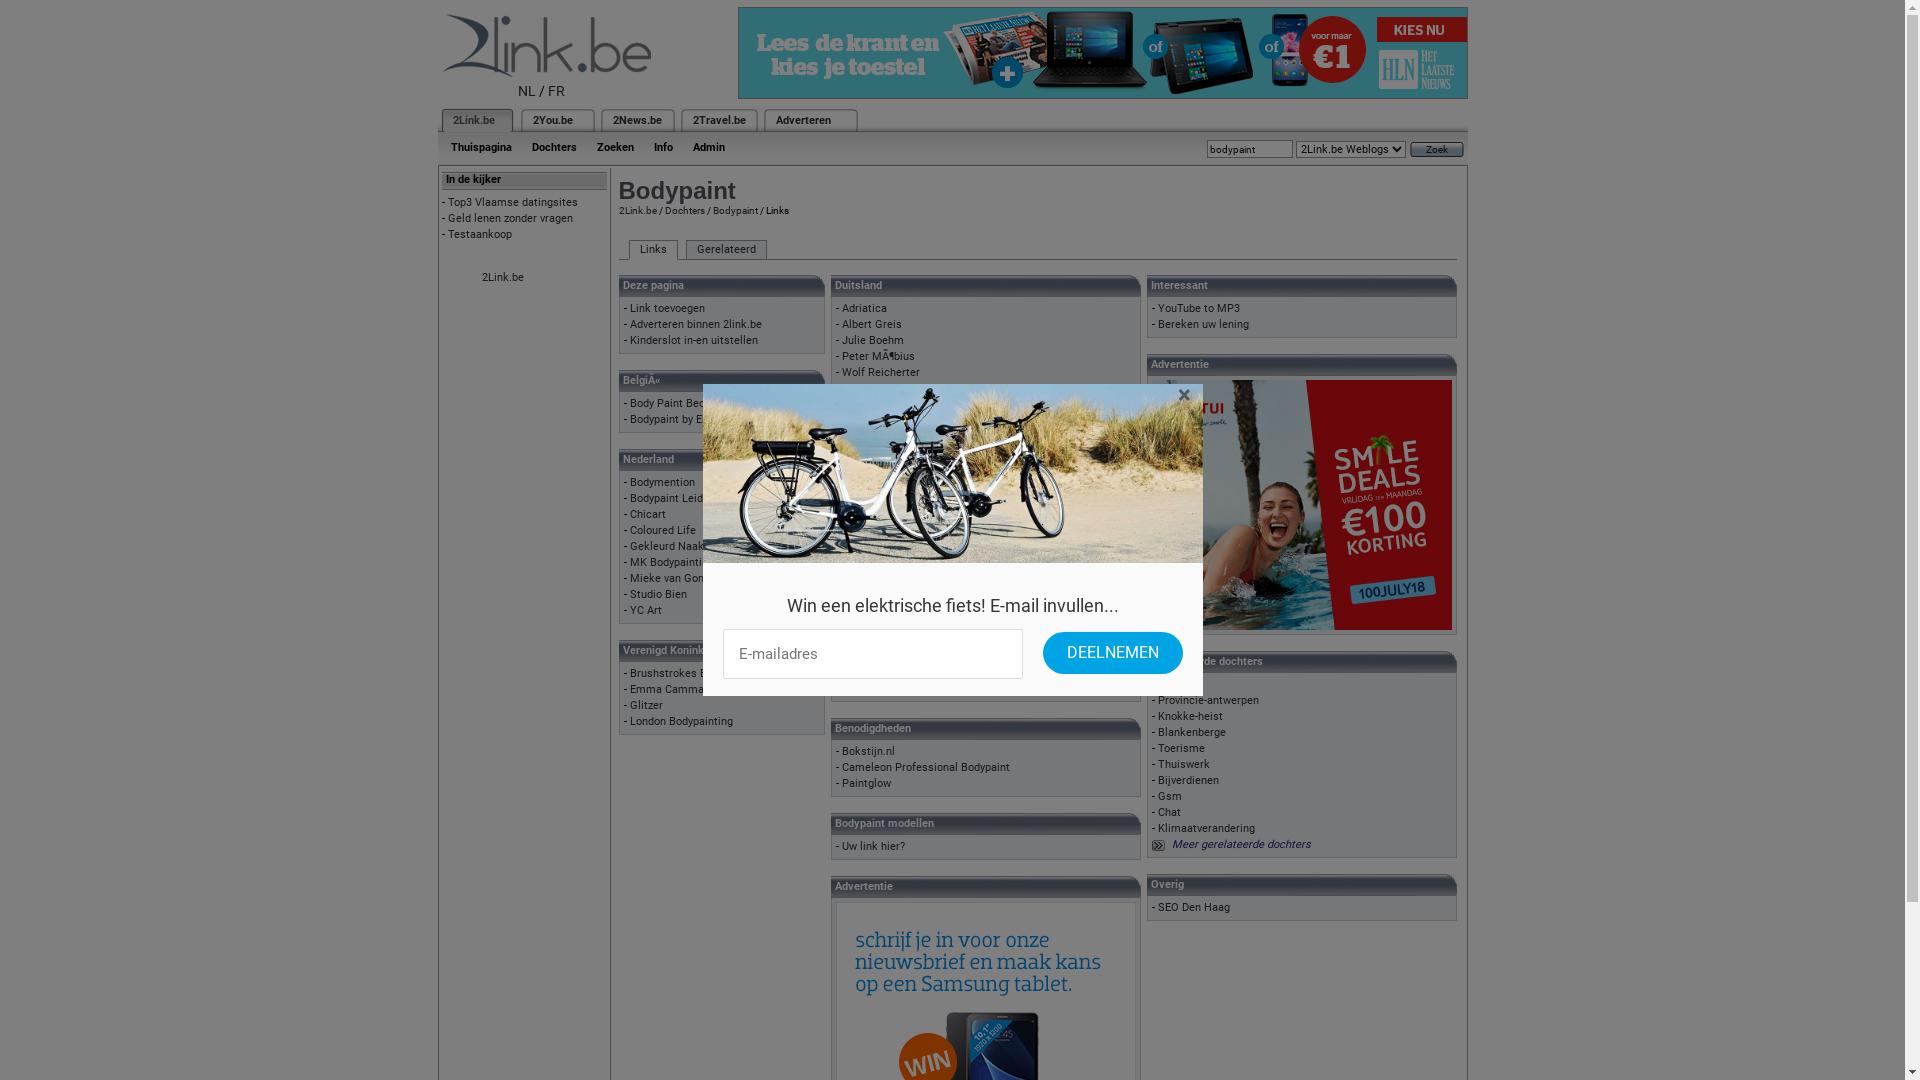 The image size is (1920, 1080). What do you see at coordinates (472, 120) in the screenshot?
I see `'2Link.be'` at bounding box center [472, 120].